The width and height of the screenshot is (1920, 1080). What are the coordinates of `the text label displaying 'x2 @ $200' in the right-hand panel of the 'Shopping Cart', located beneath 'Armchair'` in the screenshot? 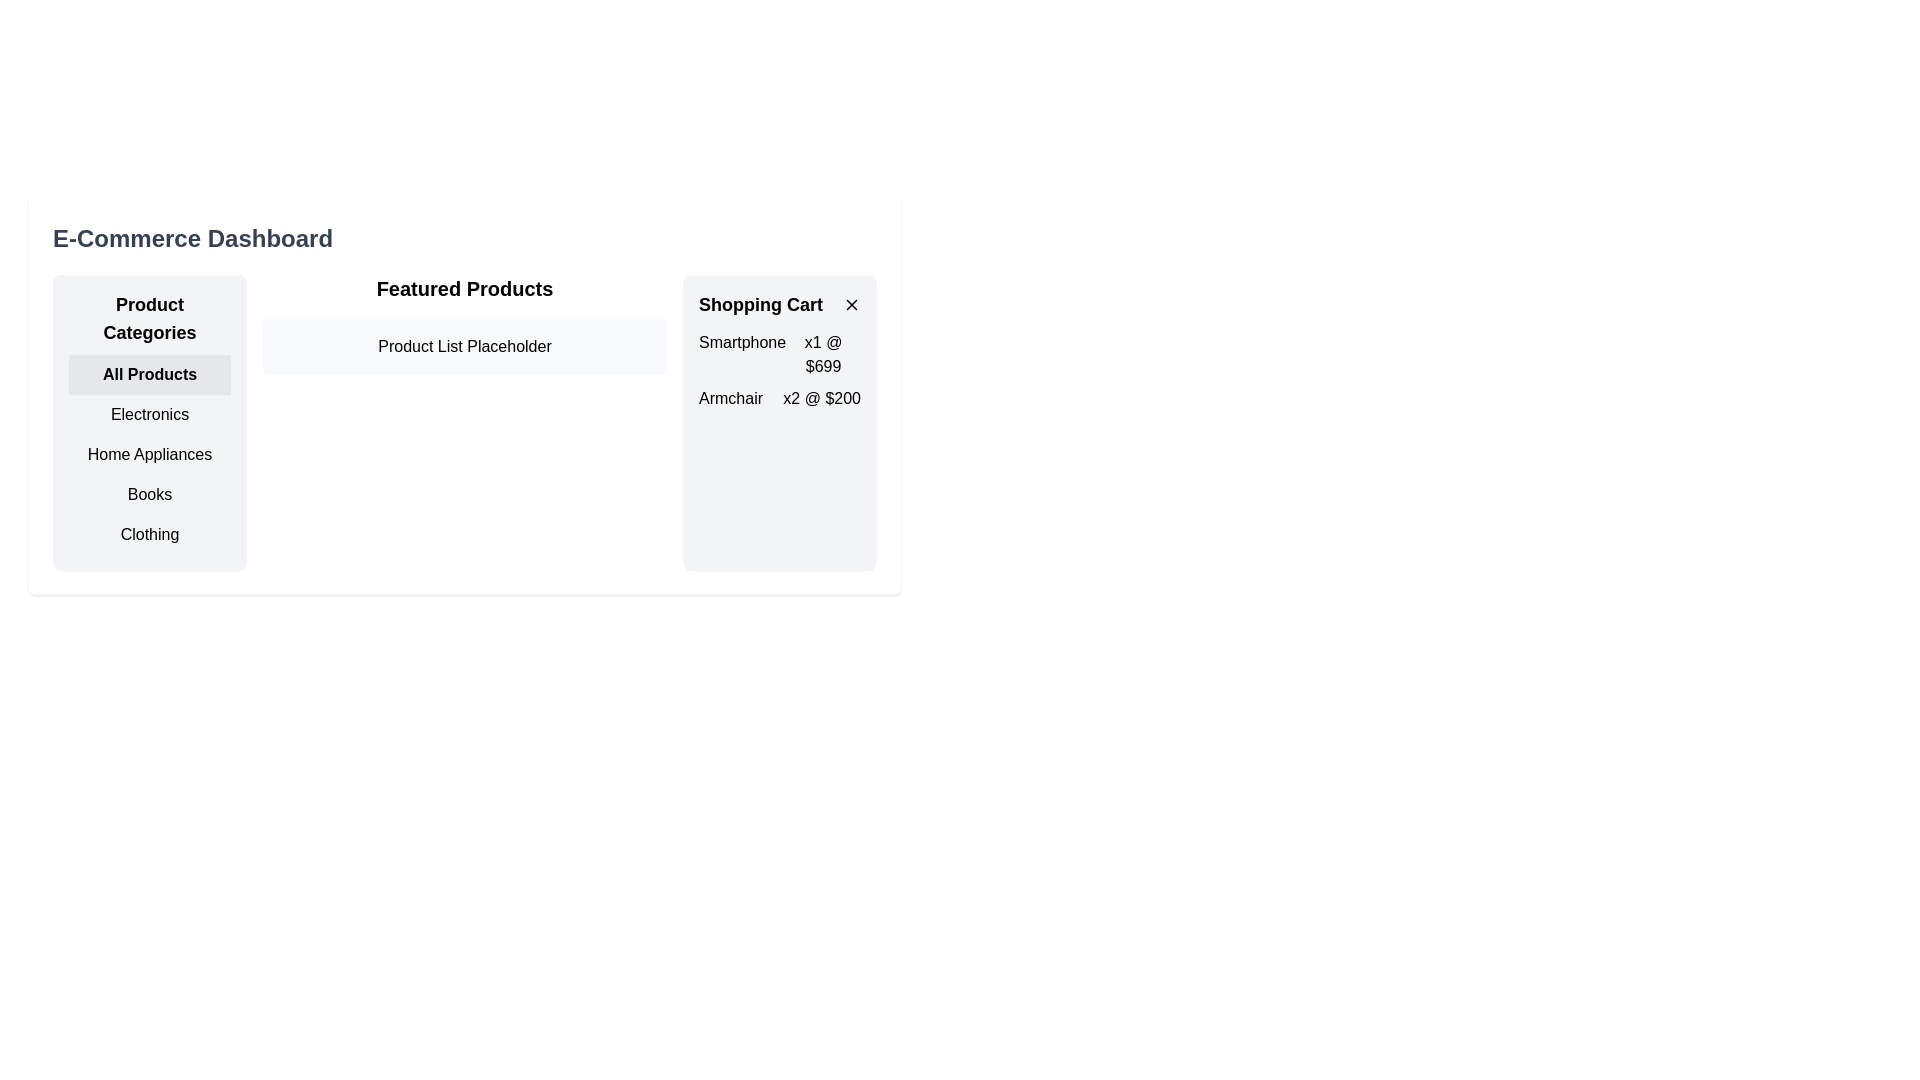 It's located at (822, 398).